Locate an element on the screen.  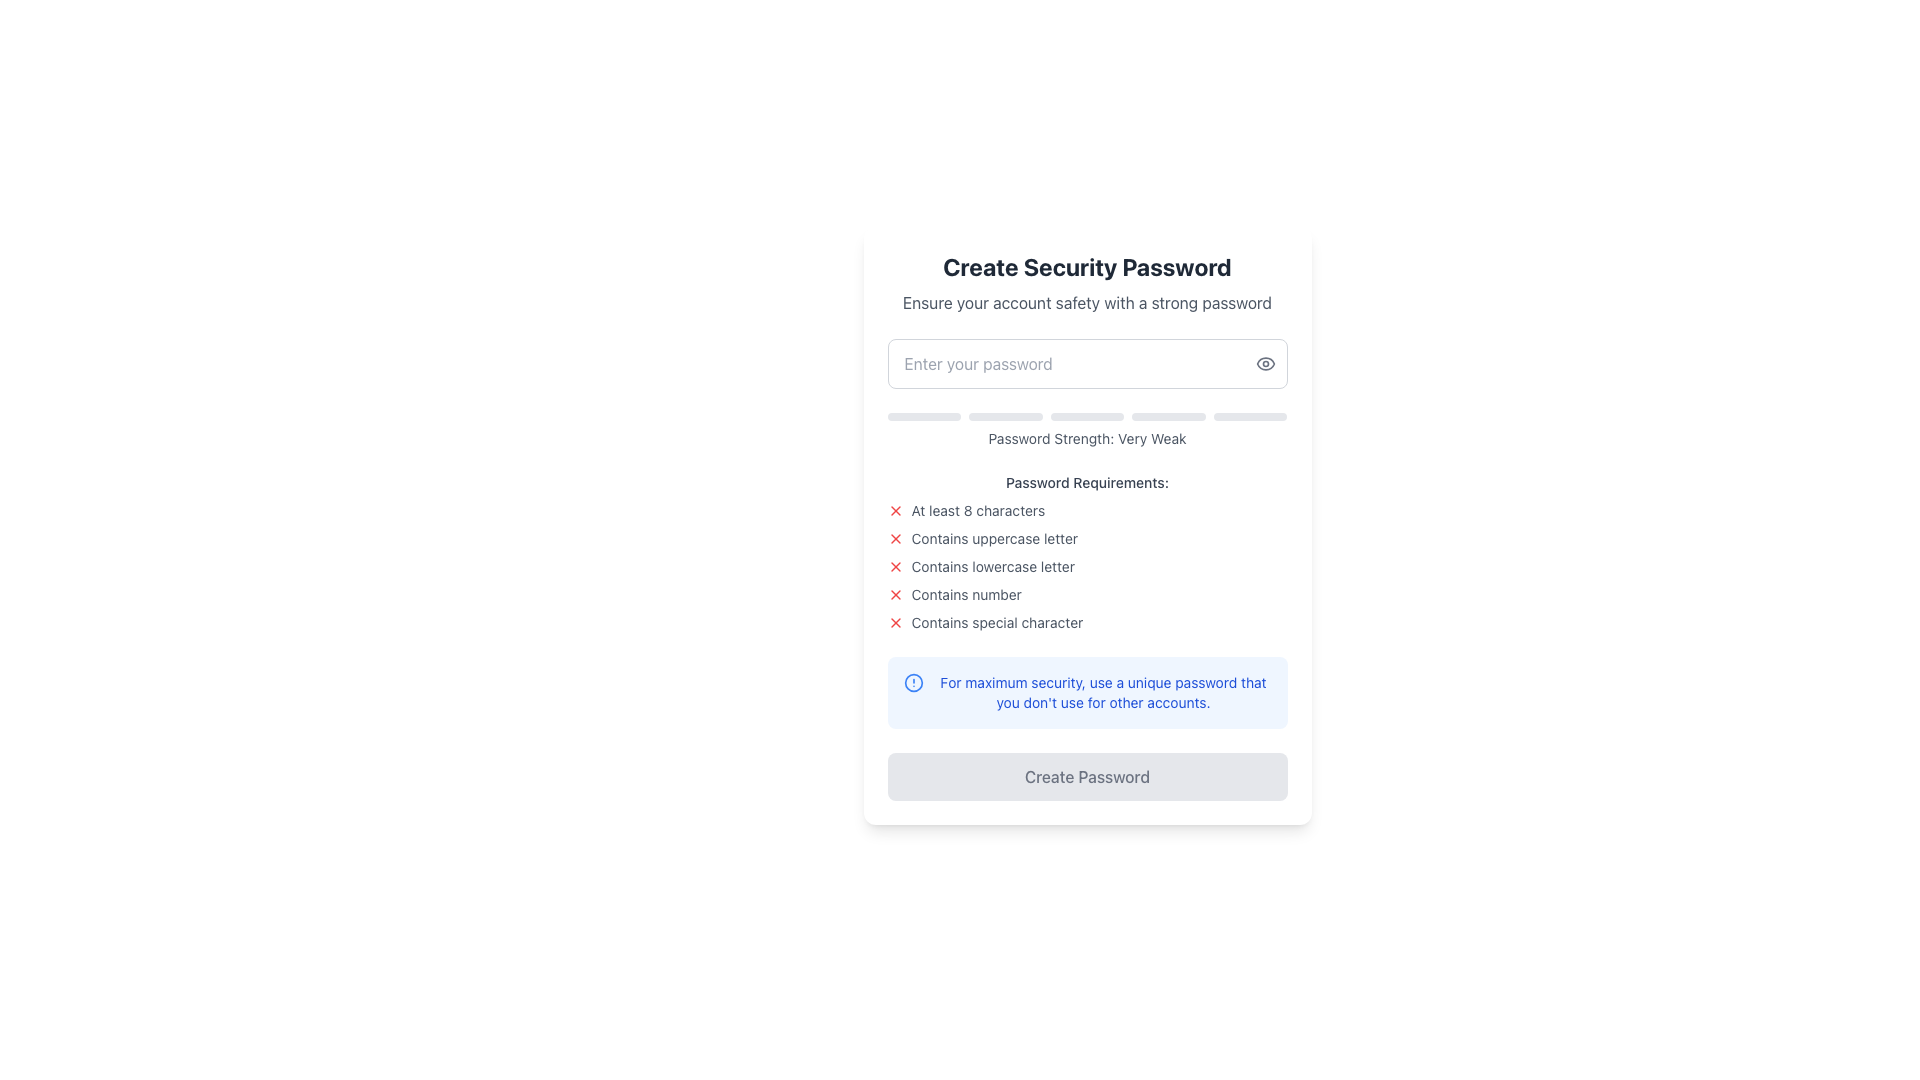
the red 'X' icon indicating that the password requirement 'Contains uppercase letter' has not been met is located at coordinates (894, 538).